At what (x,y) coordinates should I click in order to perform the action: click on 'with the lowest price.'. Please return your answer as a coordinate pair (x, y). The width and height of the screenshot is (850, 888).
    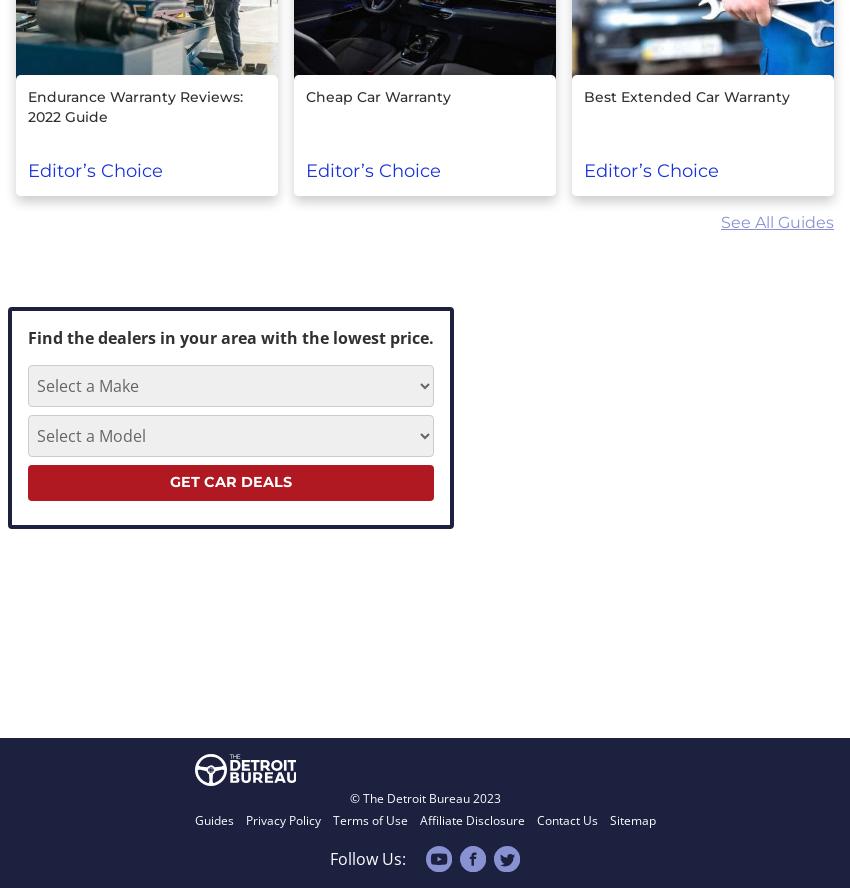
    Looking at the image, I should click on (346, 337).